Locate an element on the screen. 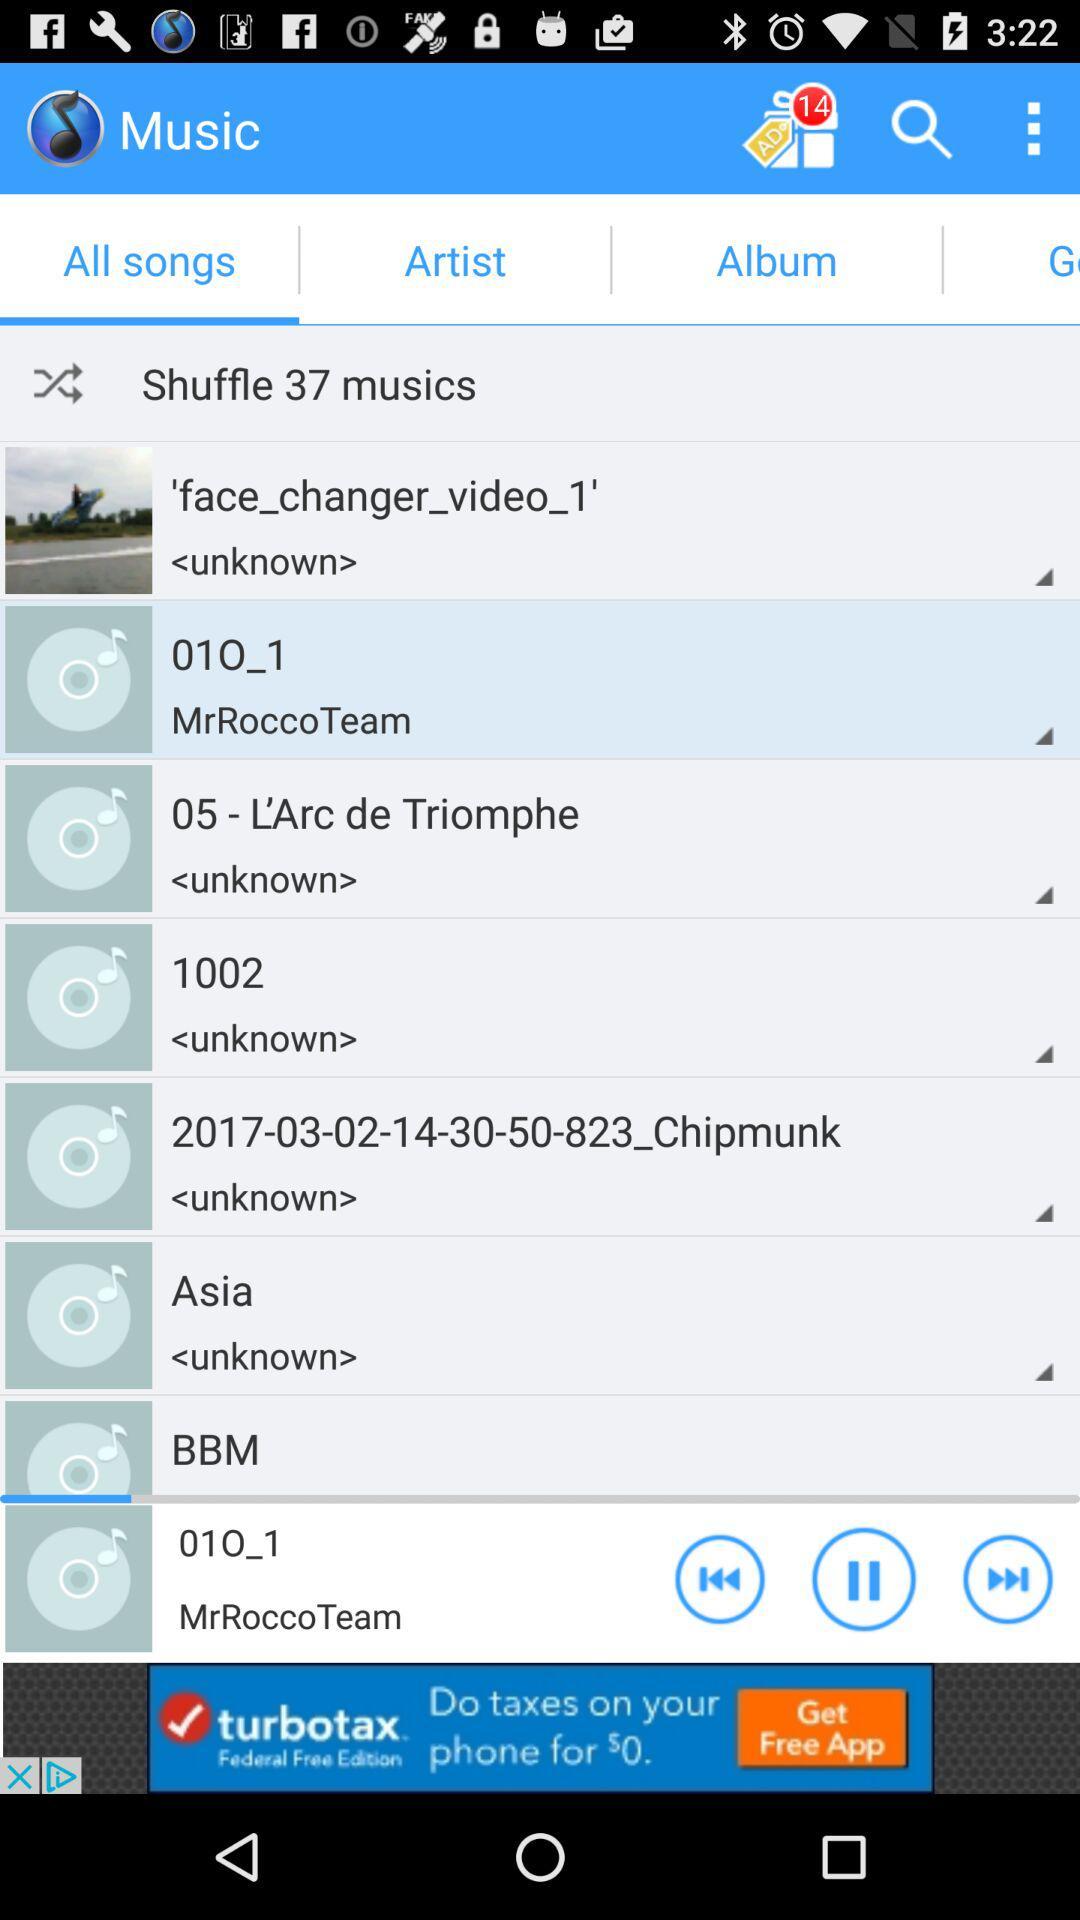  pause track is located at coordinates (863, 1577).